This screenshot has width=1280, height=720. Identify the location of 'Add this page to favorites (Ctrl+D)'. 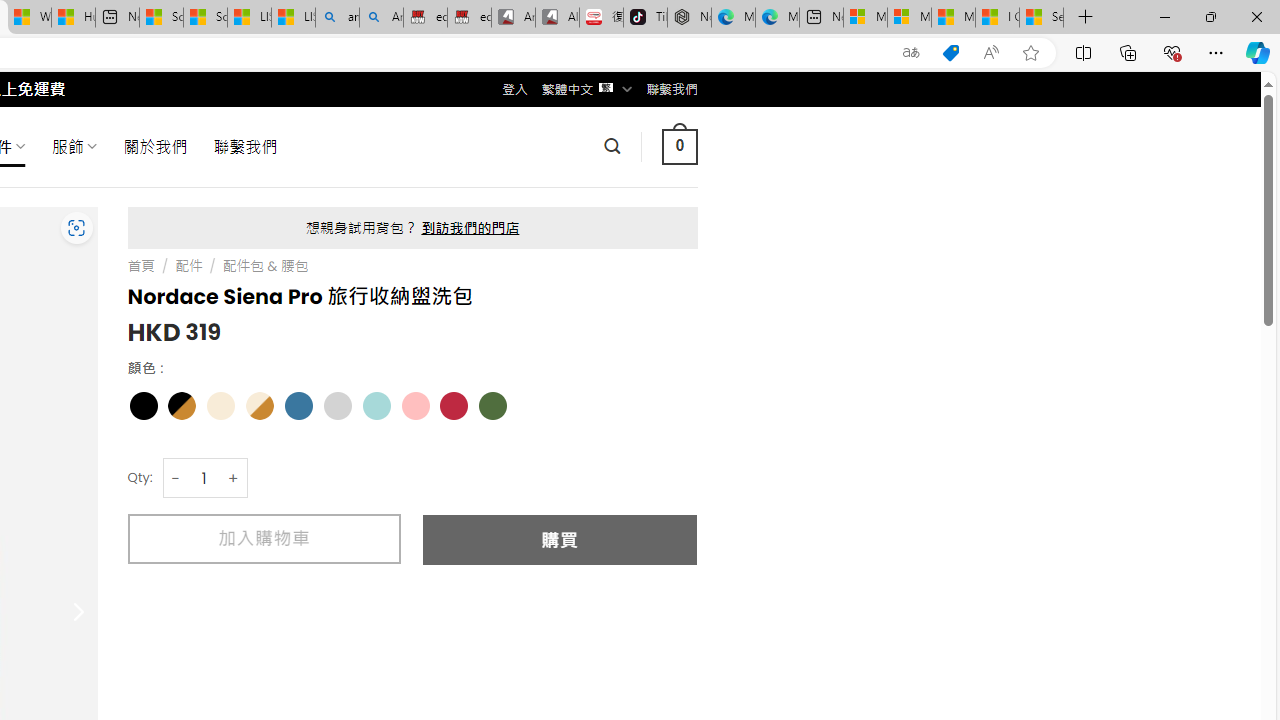
(1031, 52).